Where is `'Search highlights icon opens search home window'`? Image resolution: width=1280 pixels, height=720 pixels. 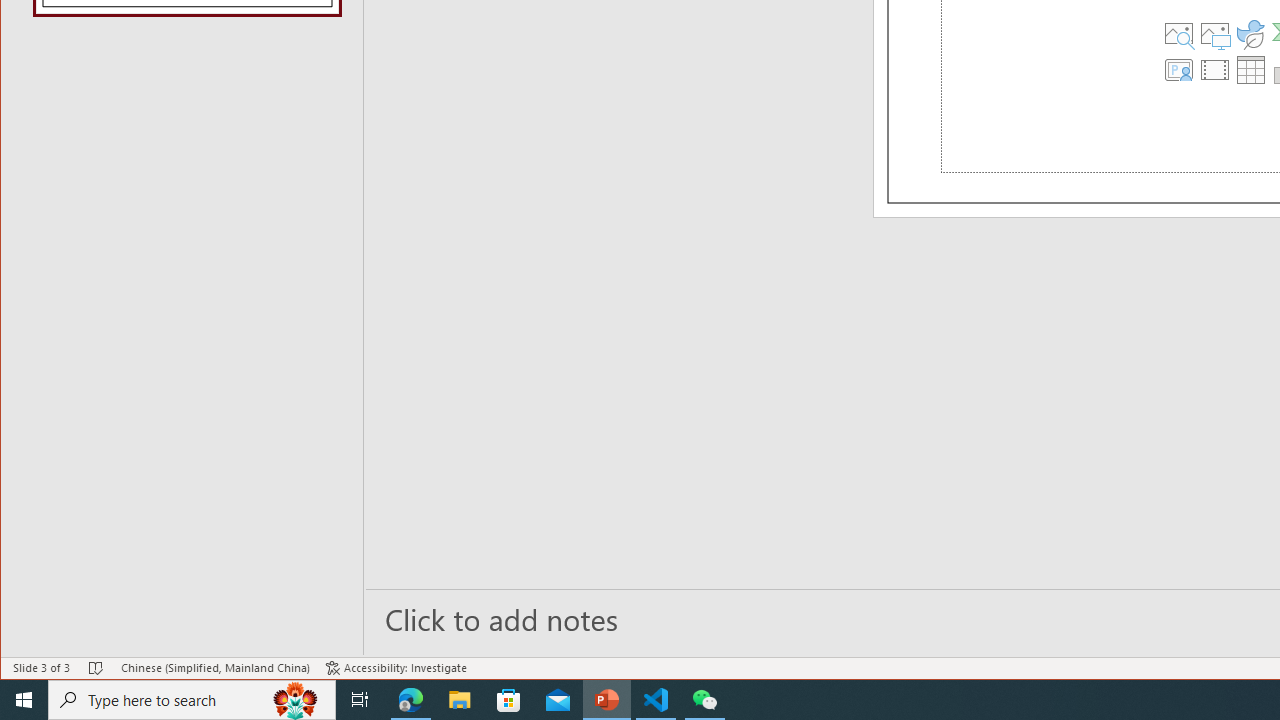 'Search highlights icon opens search home window' is located at coordinates (294, 698).